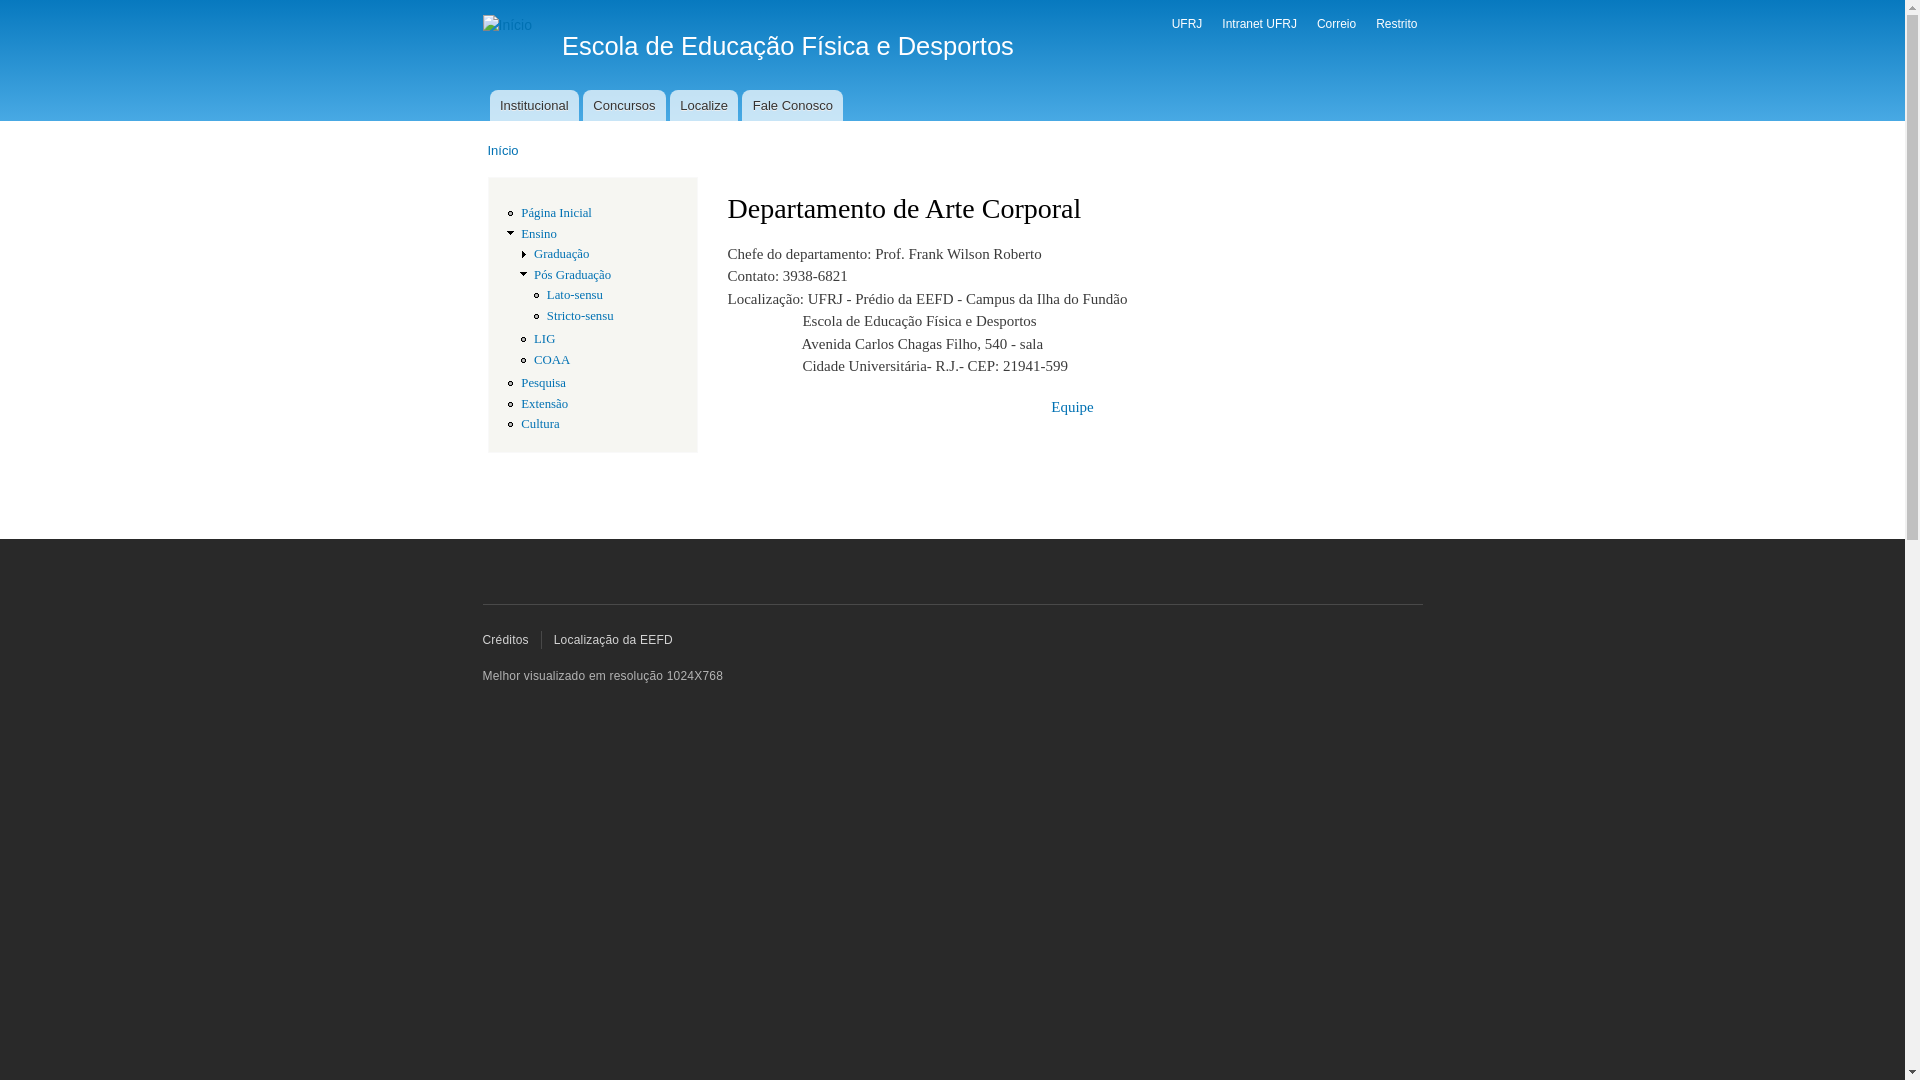  What do you see at coordinates (791, 105) in the screenshot?
I see `'Fale Conosco'` at bounding box center [791, 105].